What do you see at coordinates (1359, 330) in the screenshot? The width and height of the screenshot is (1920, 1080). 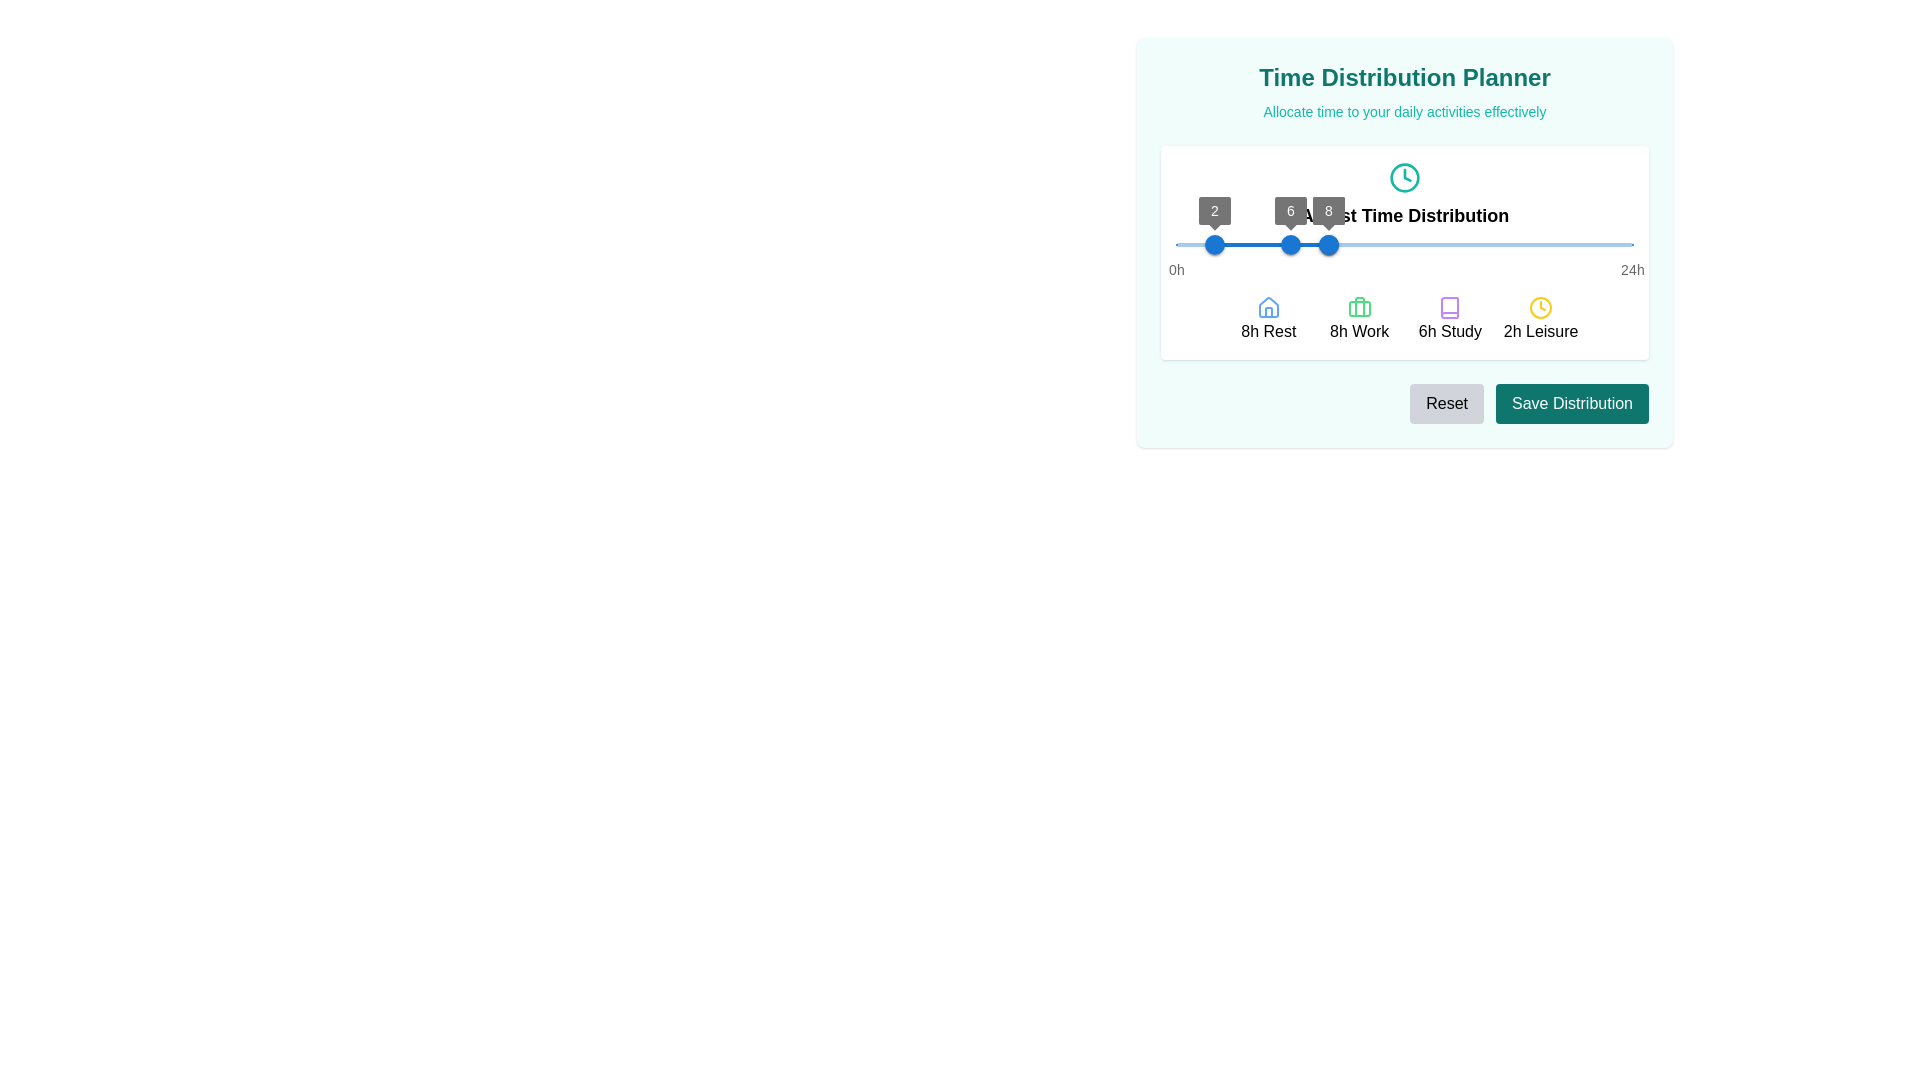 I see `the '8h Work' text label, which is displayed in bold black font and positioned beneath the green briefcase icon in the 'Time Distribution Planner' interface` at bounding box center [1359, 330].